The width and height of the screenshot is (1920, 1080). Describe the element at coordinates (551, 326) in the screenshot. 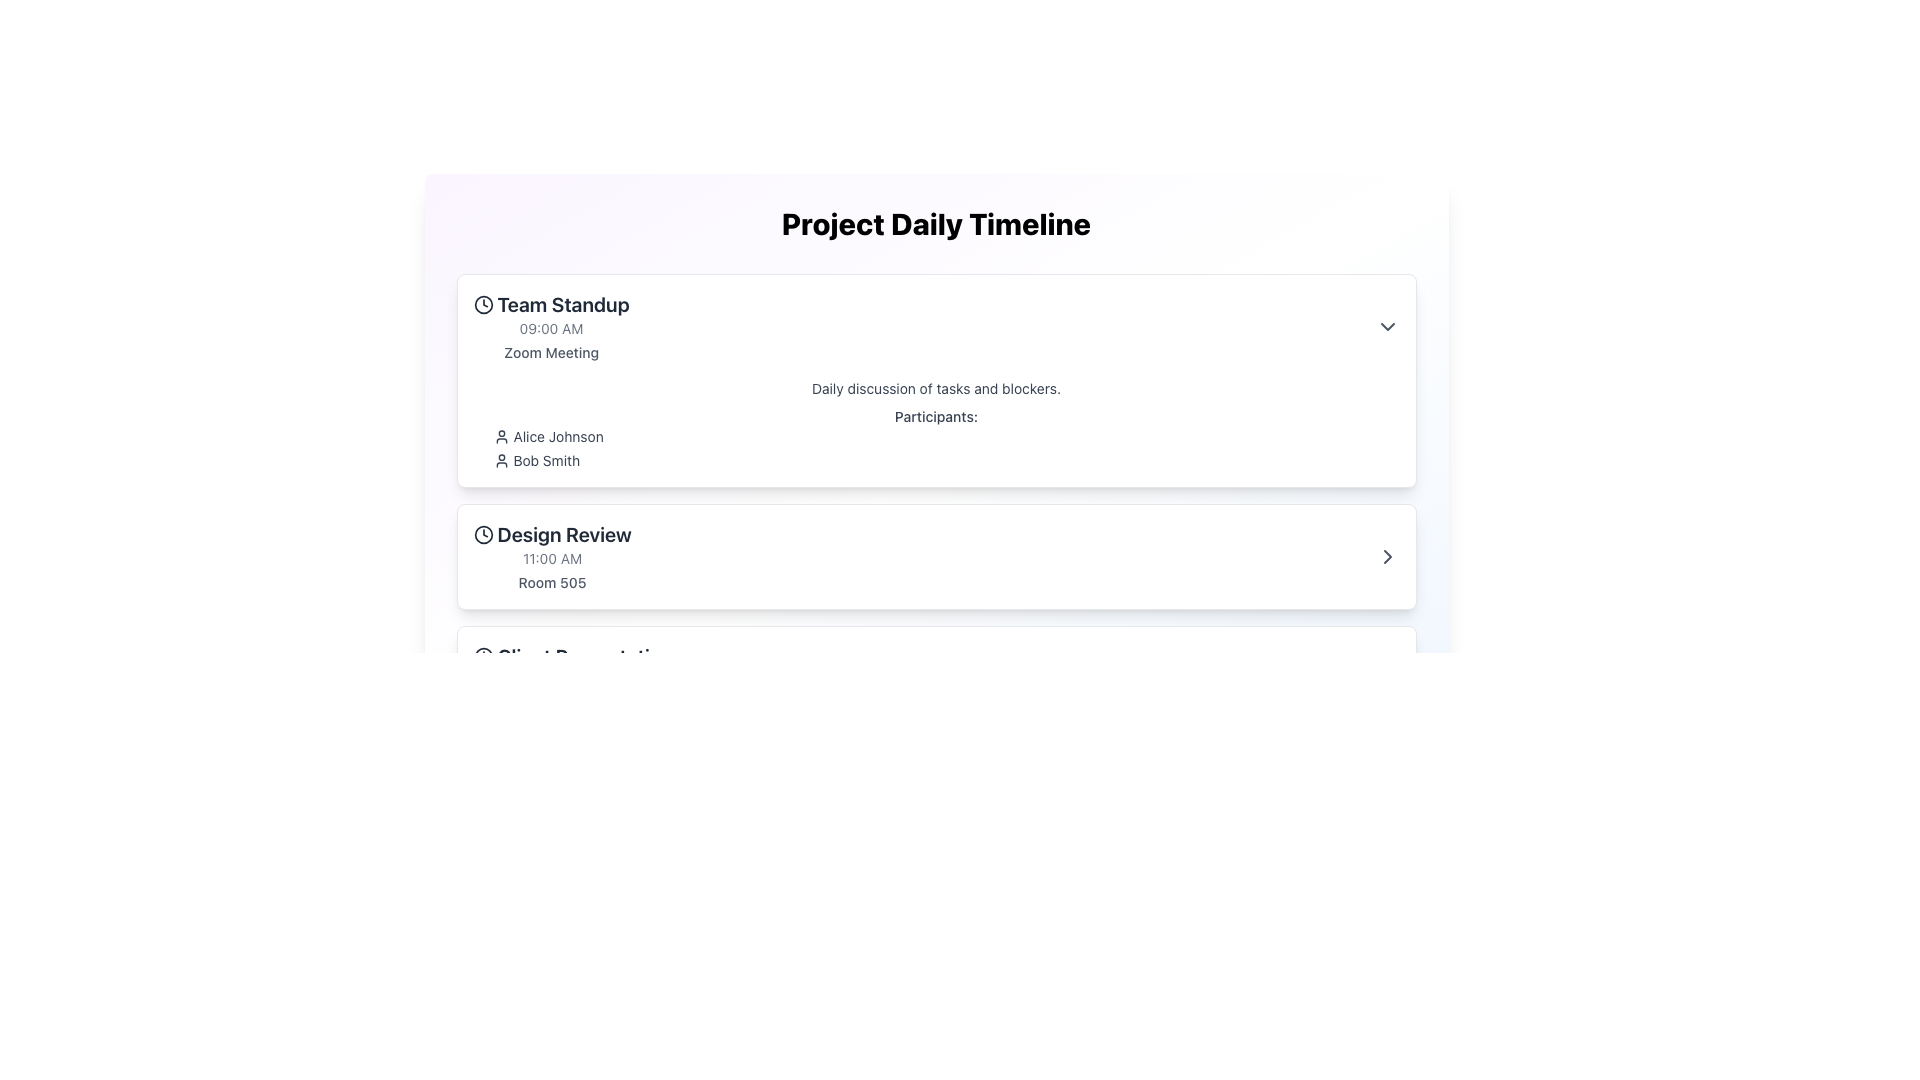

I see `the Event Listing for 'Team Standup' which includes the time '09:00 AM' and a clock icon, located in the top section of the 'Project Daily Timeline' interface` at that location.